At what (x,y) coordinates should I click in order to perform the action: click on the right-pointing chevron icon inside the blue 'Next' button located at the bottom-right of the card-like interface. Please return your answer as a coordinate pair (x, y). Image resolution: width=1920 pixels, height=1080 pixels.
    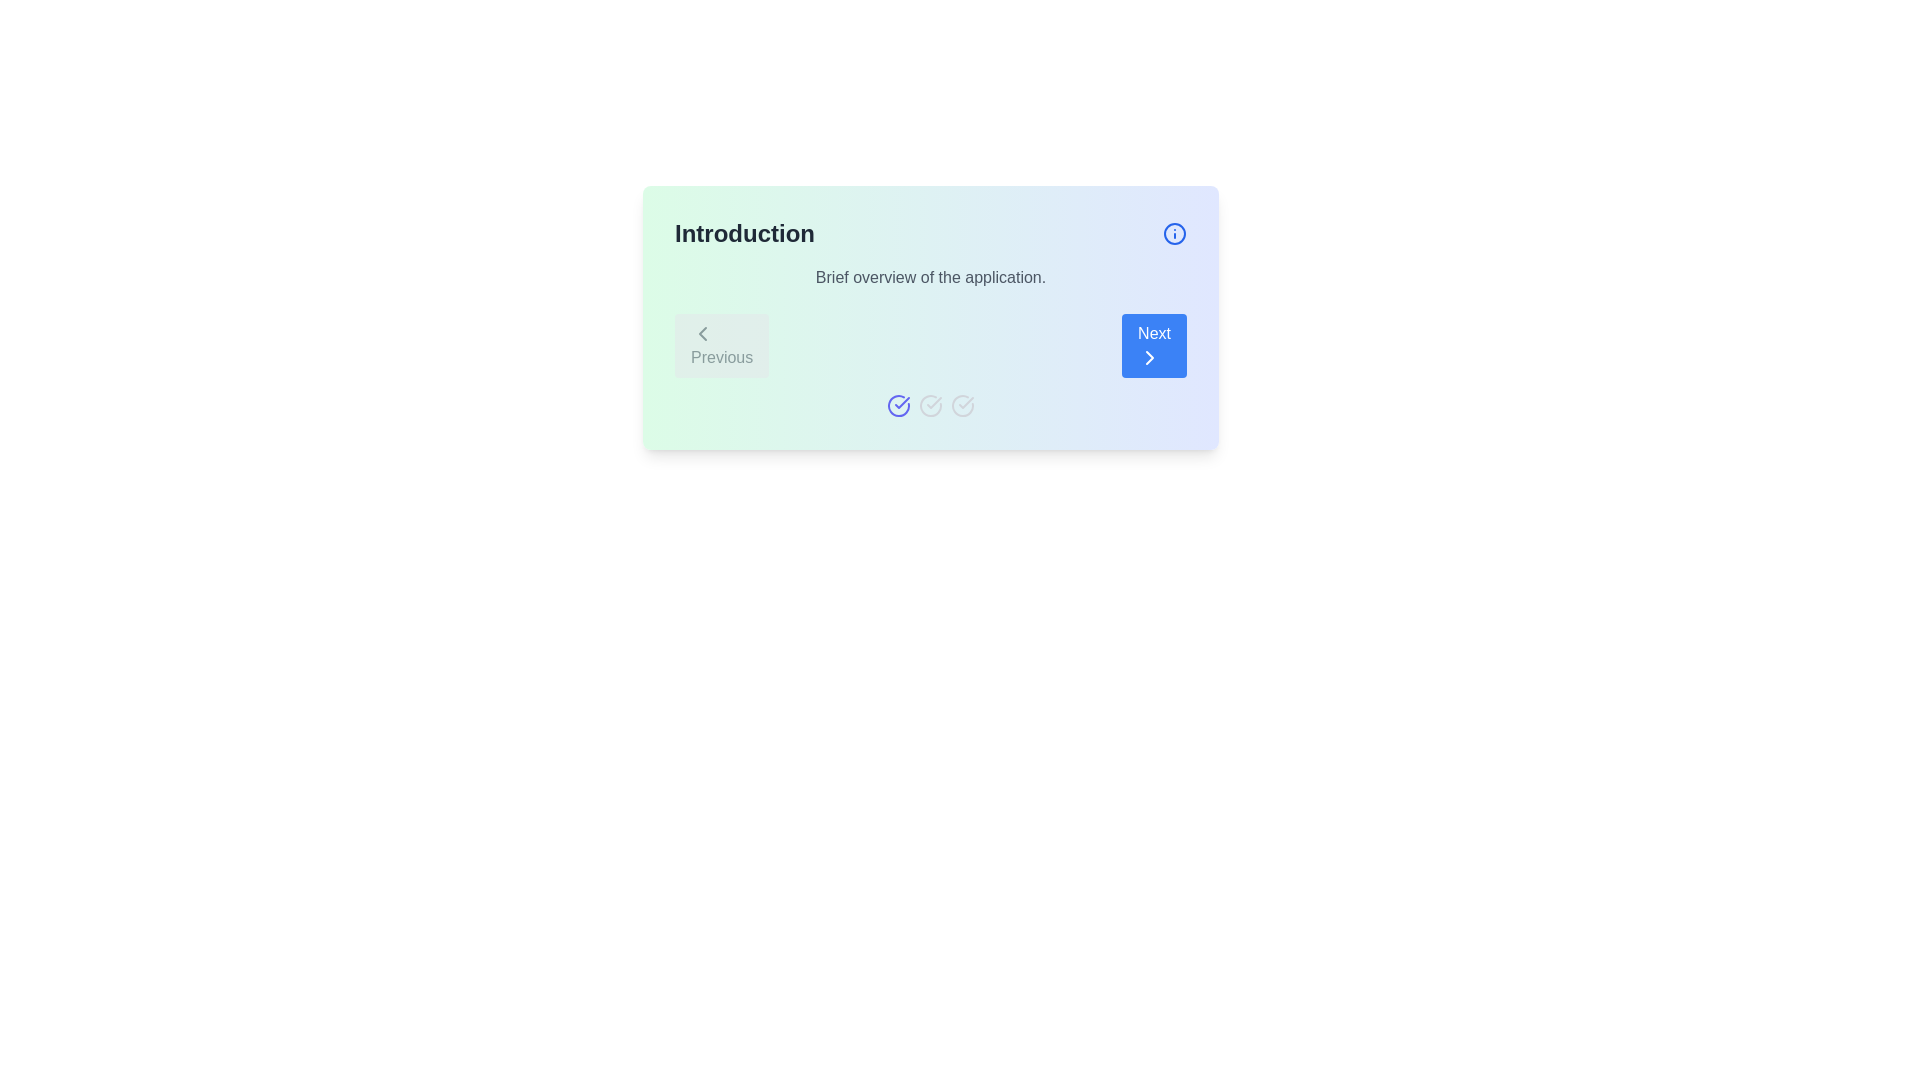
    Looking at the image, I should click on (1150, 357).